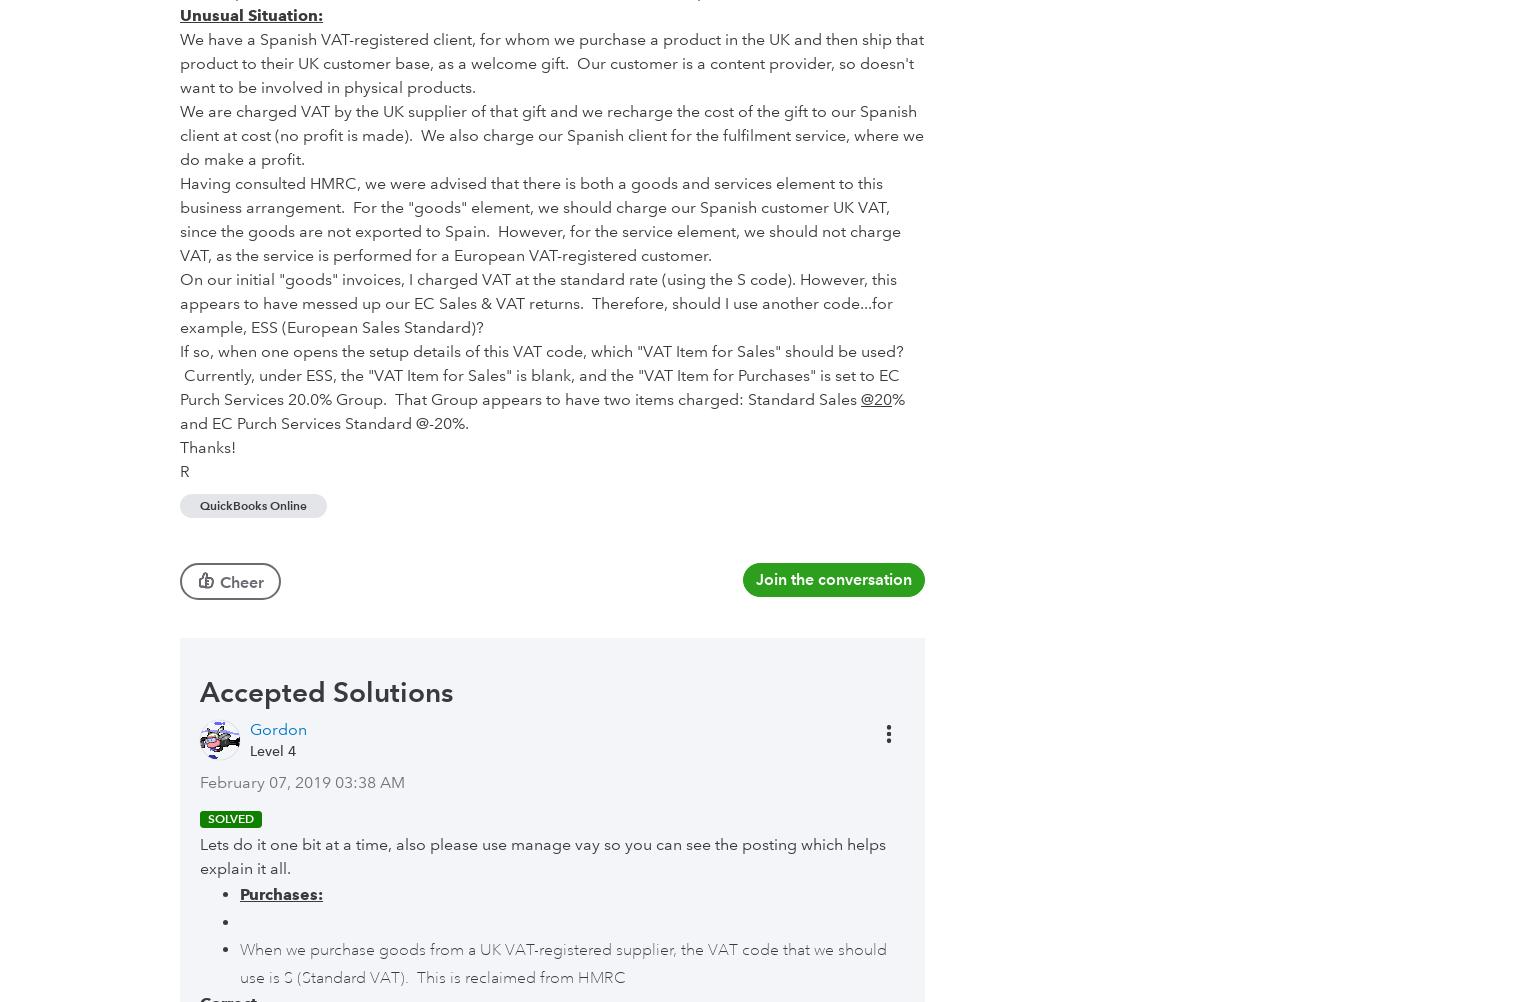  I want to click on 'Accepted Solutions', so click(326, 690).